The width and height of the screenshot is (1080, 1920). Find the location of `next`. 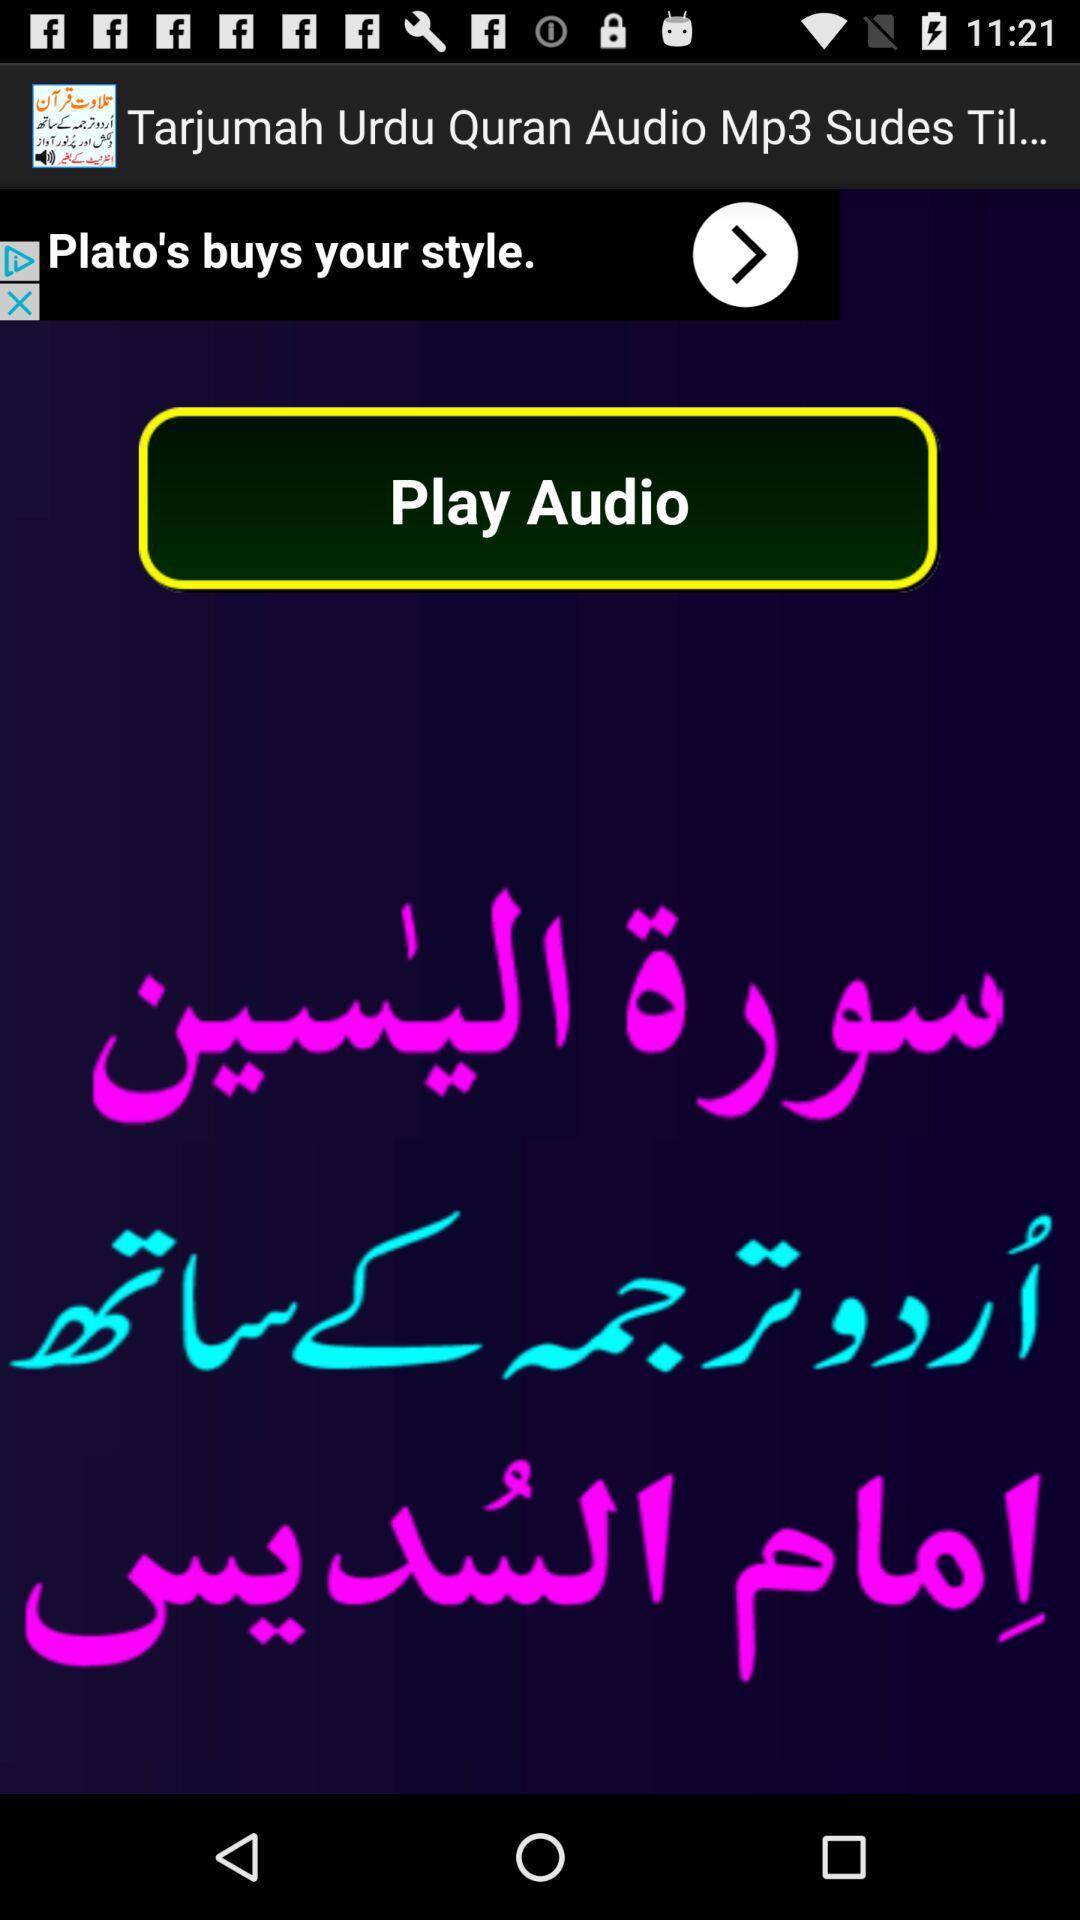

next is located at coordinates (419, 253).